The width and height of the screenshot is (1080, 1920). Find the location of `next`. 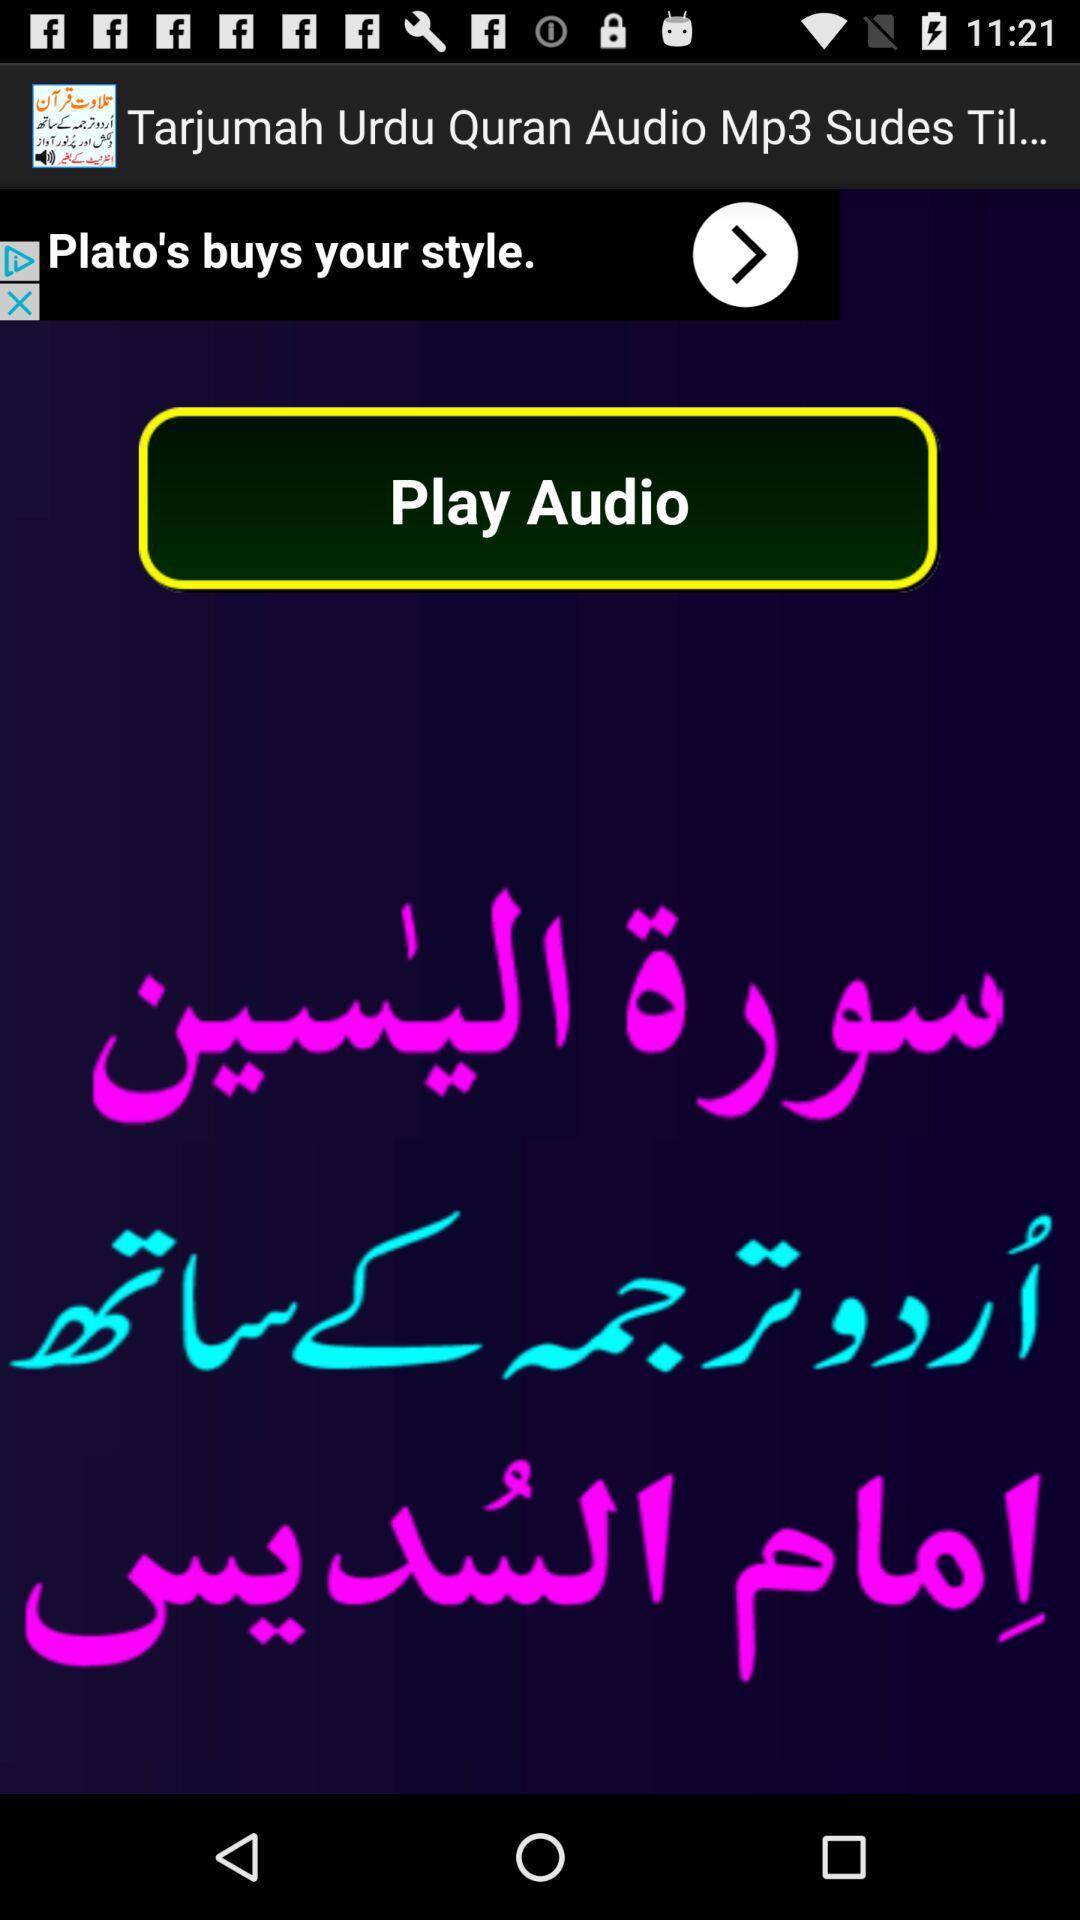

next is located at coordinates (419, 253).